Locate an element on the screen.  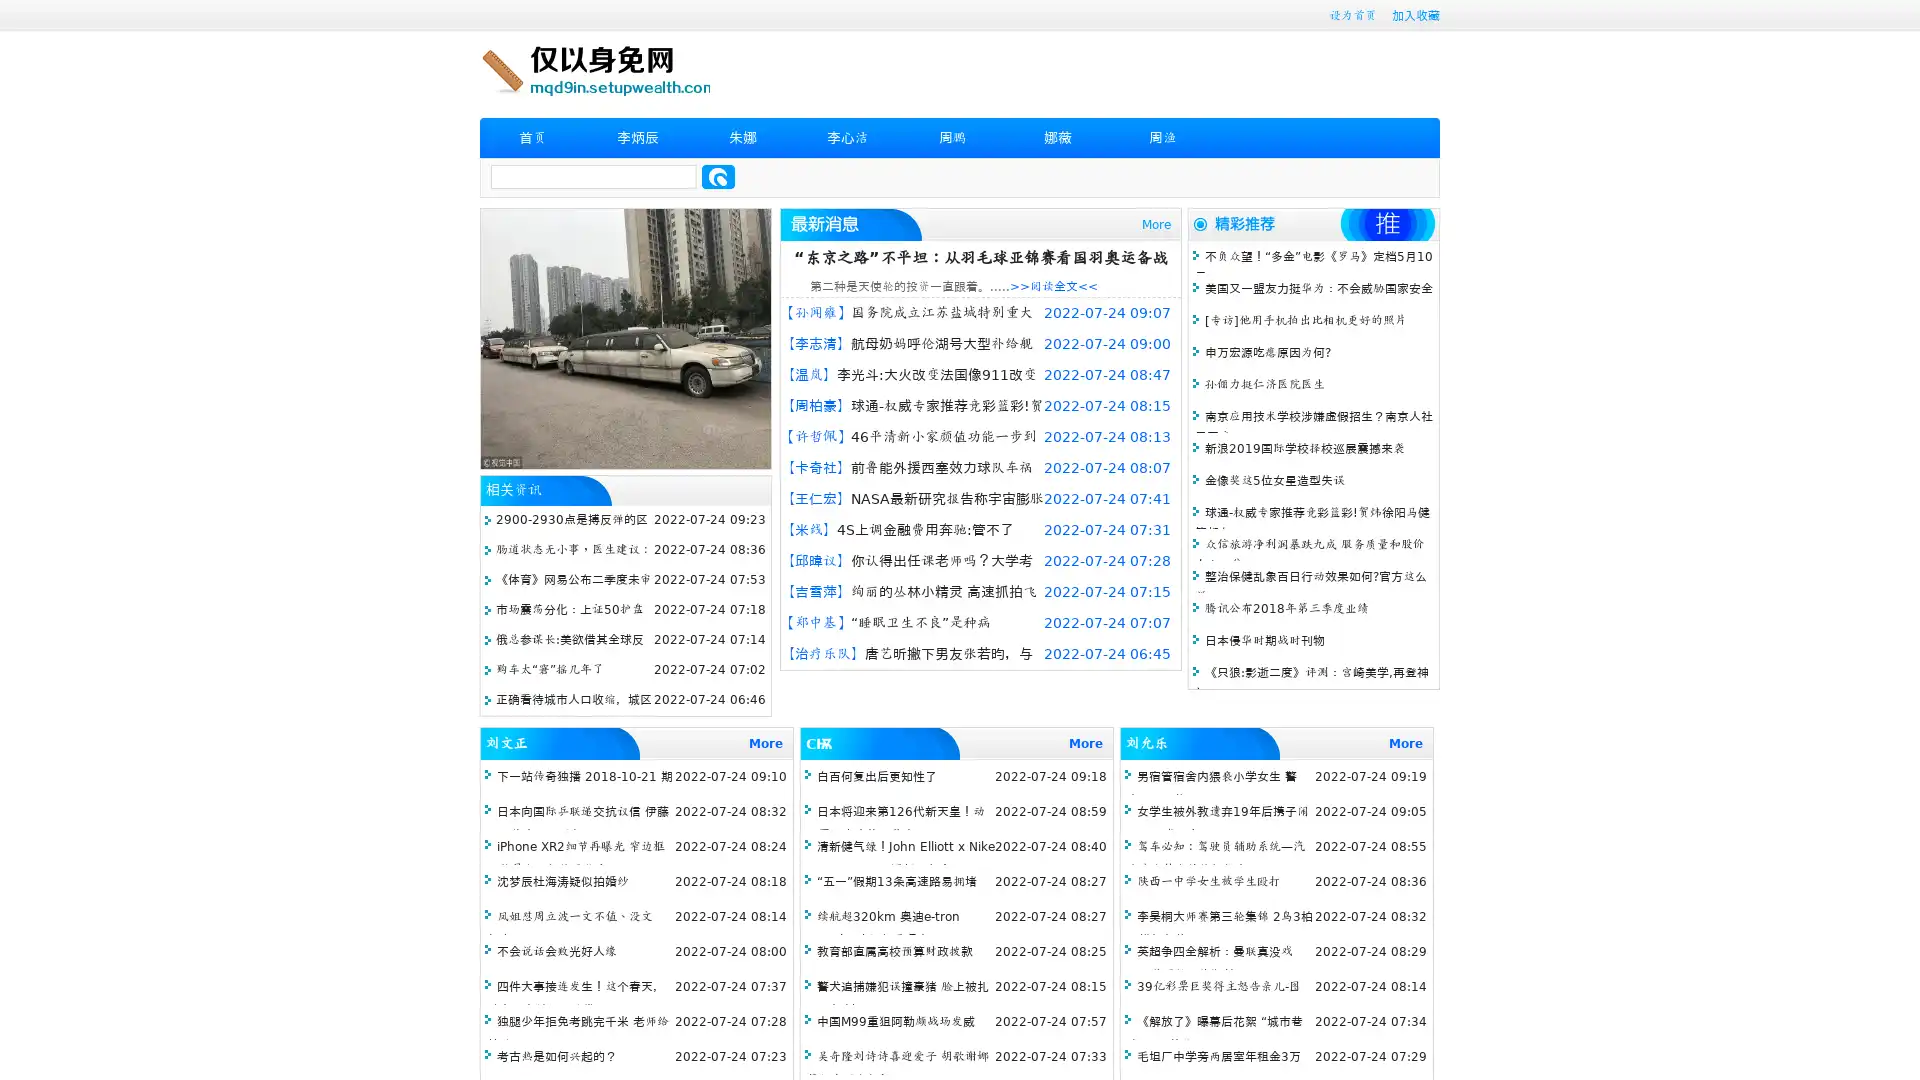
Search is located at coordinates (718, 176).